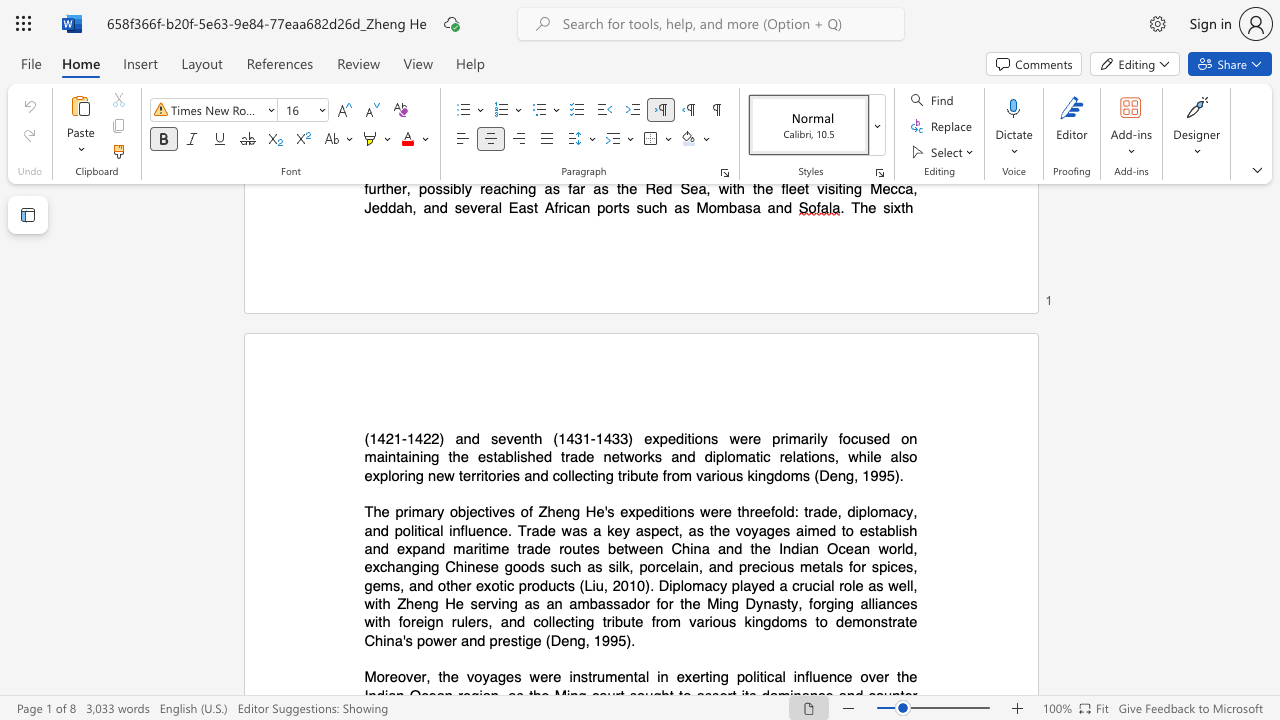 This screenshot has width=1280, height=720. I want to click on the subset text "'s power and prestige (Deng, 1995)" within the text "China", so click(401, 640).